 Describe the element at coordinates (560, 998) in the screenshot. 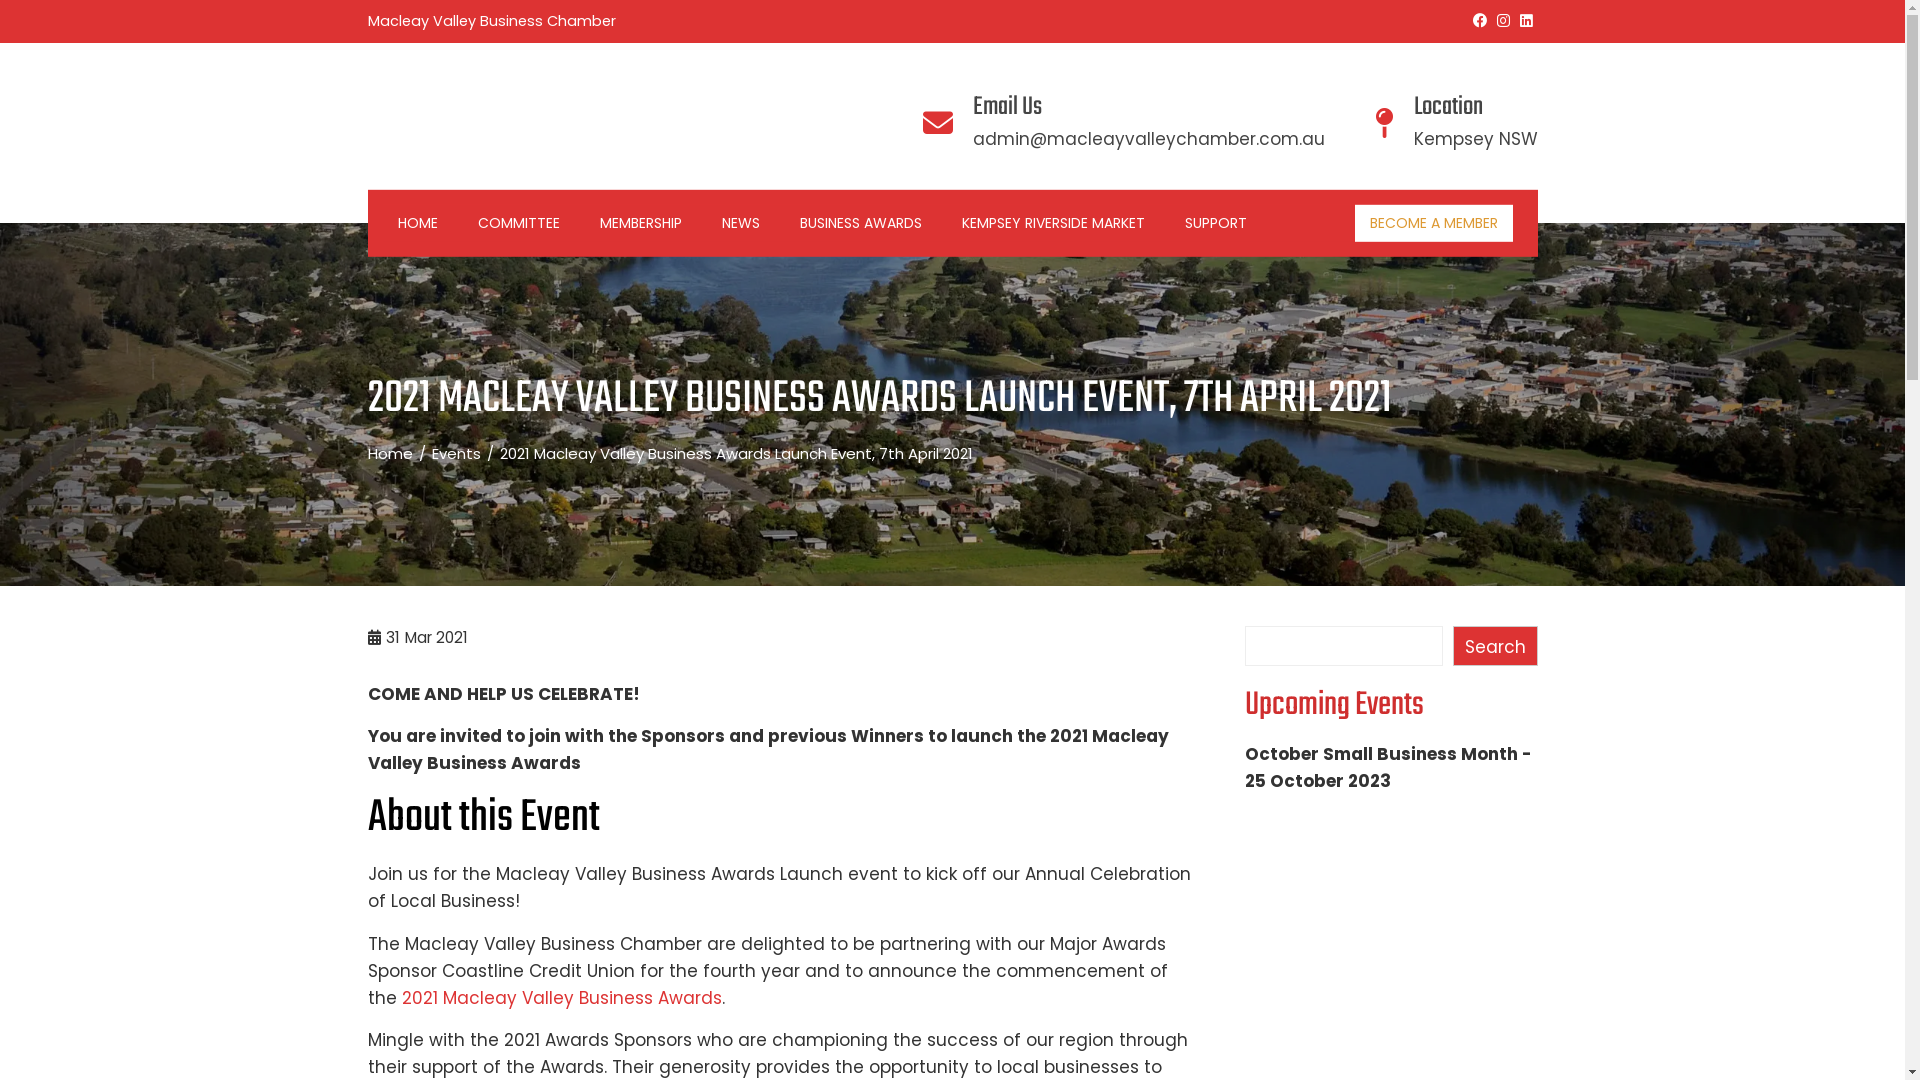

I see `'2021 Macleay Valley Business Awards'` at that location.